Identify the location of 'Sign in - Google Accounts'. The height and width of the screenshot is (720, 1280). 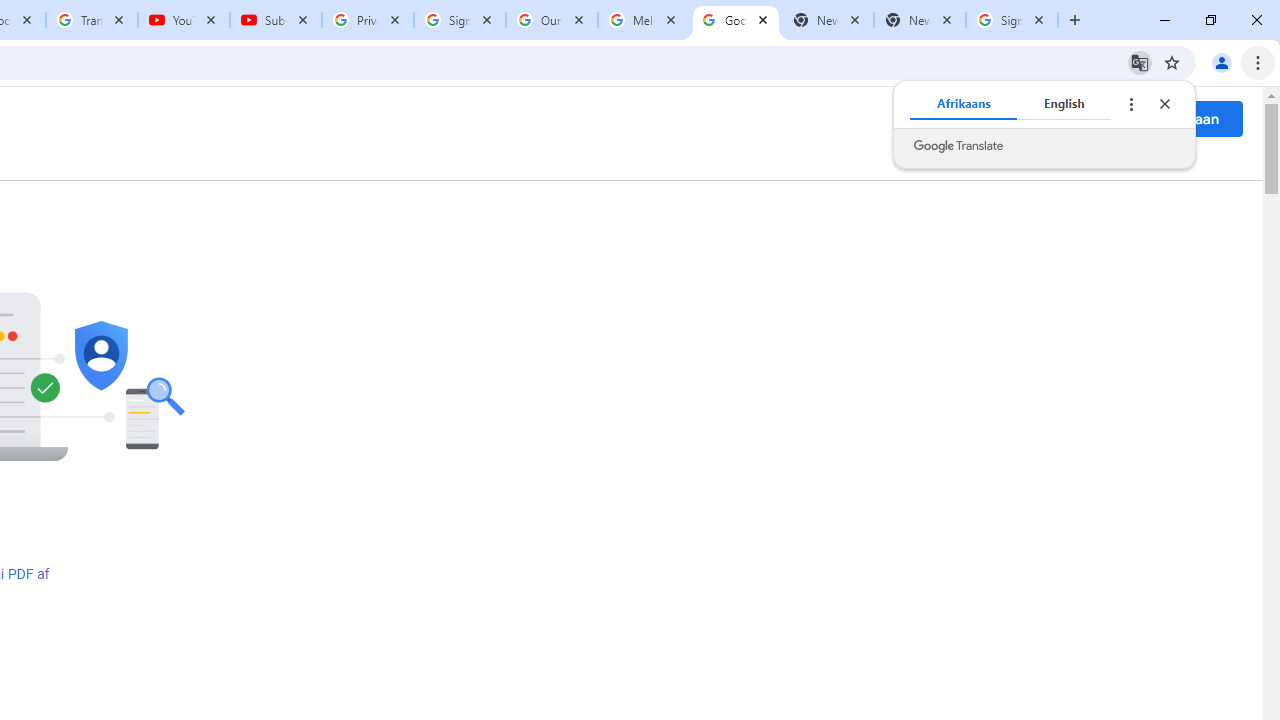
(458, 20).